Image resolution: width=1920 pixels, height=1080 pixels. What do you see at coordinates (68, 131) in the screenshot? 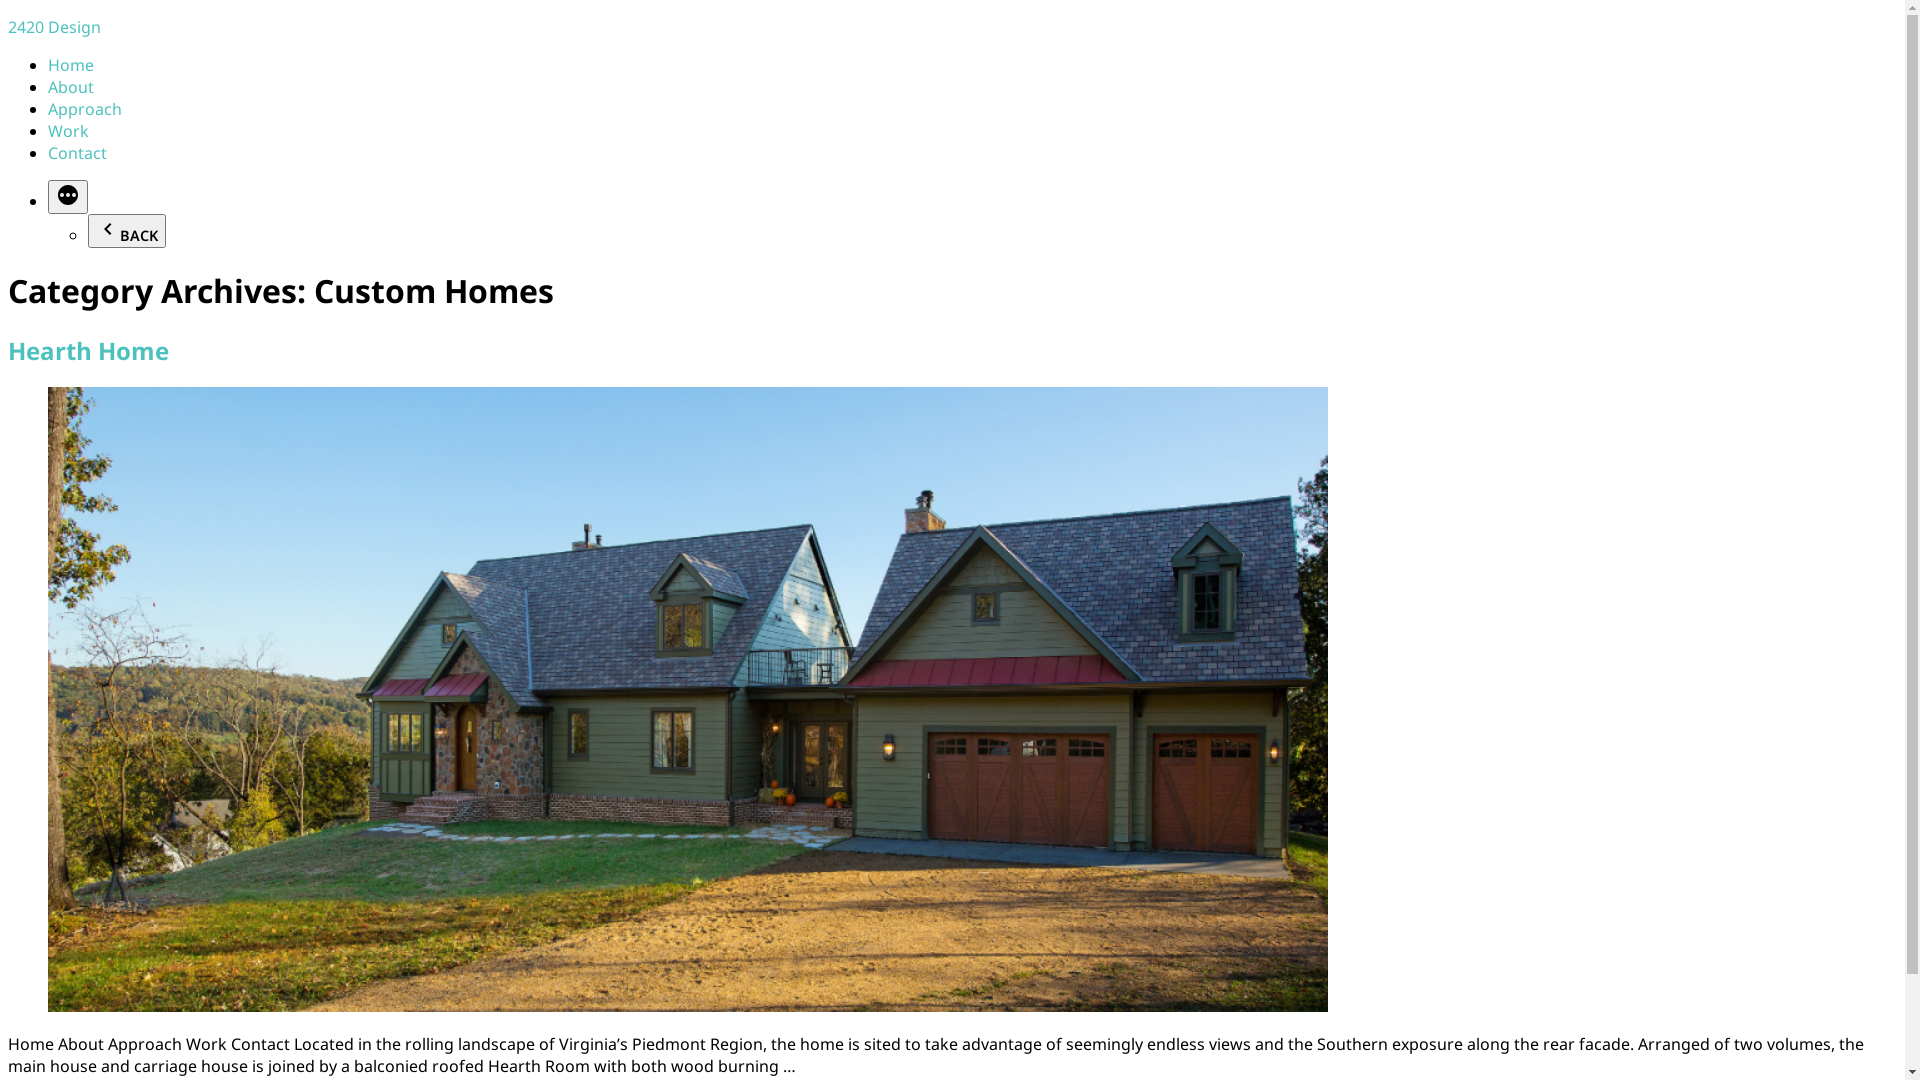
I see `'Work'` at bounding box center [68, 131].